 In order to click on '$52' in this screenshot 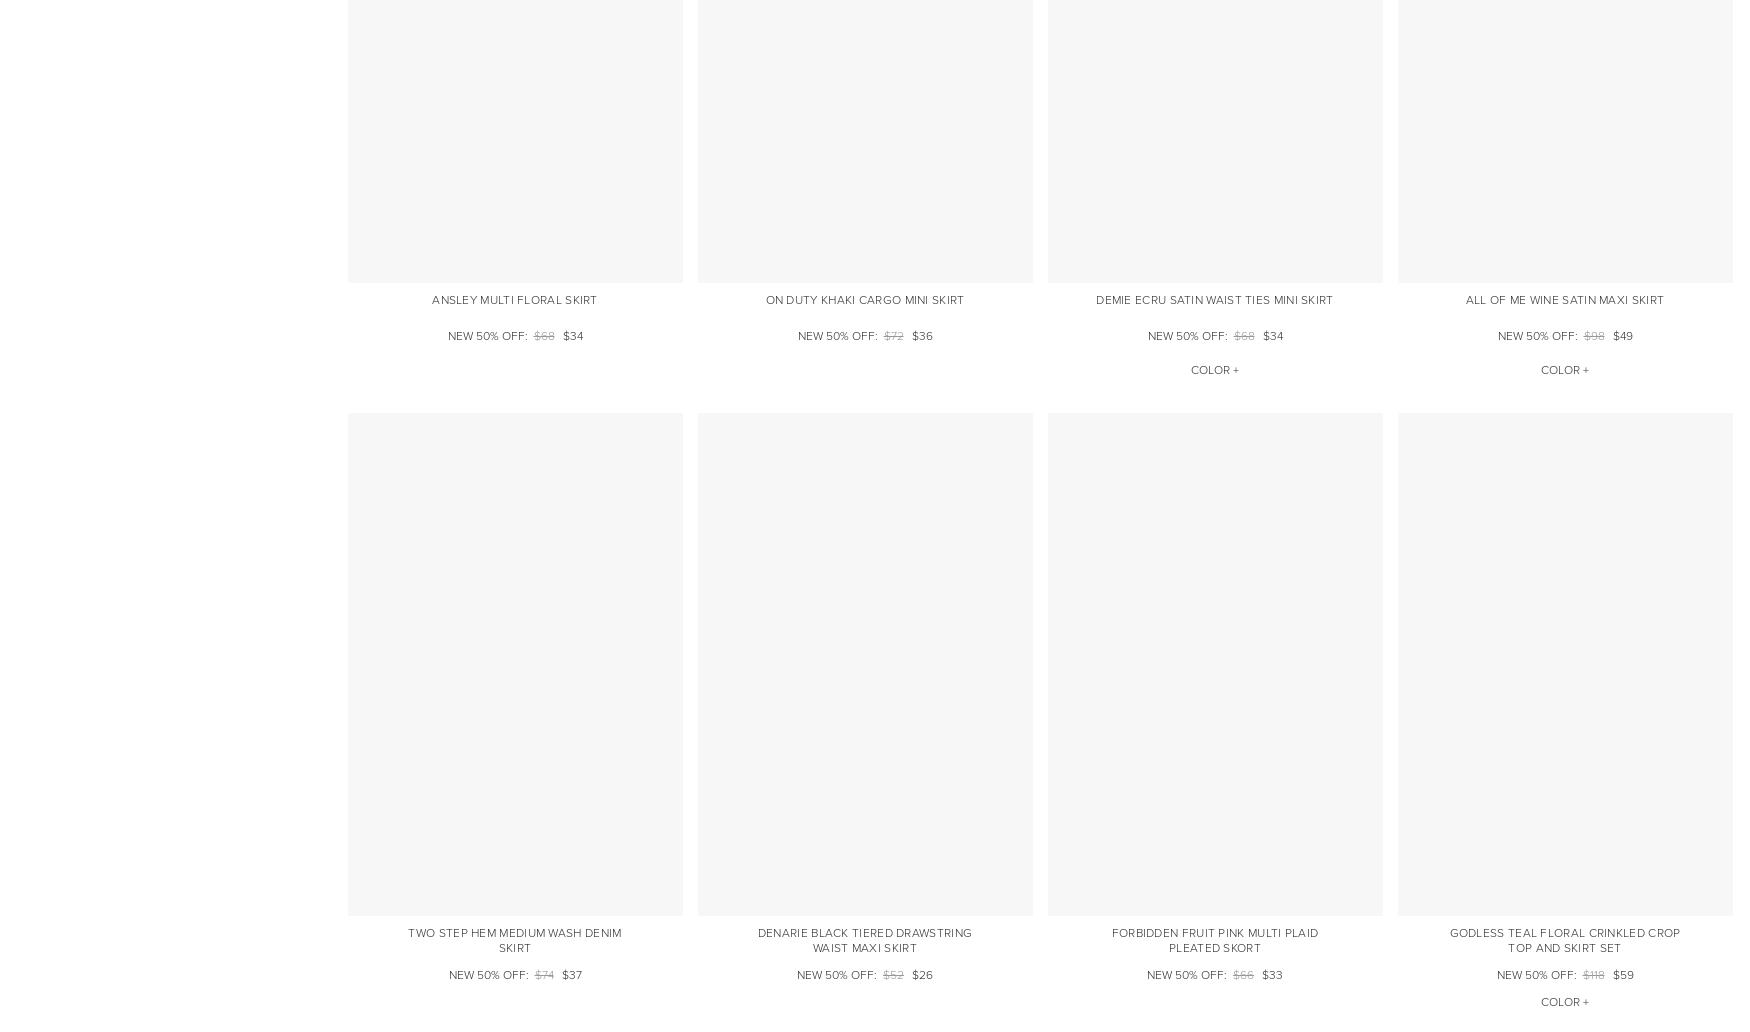, I will do `click(892, 973)`.